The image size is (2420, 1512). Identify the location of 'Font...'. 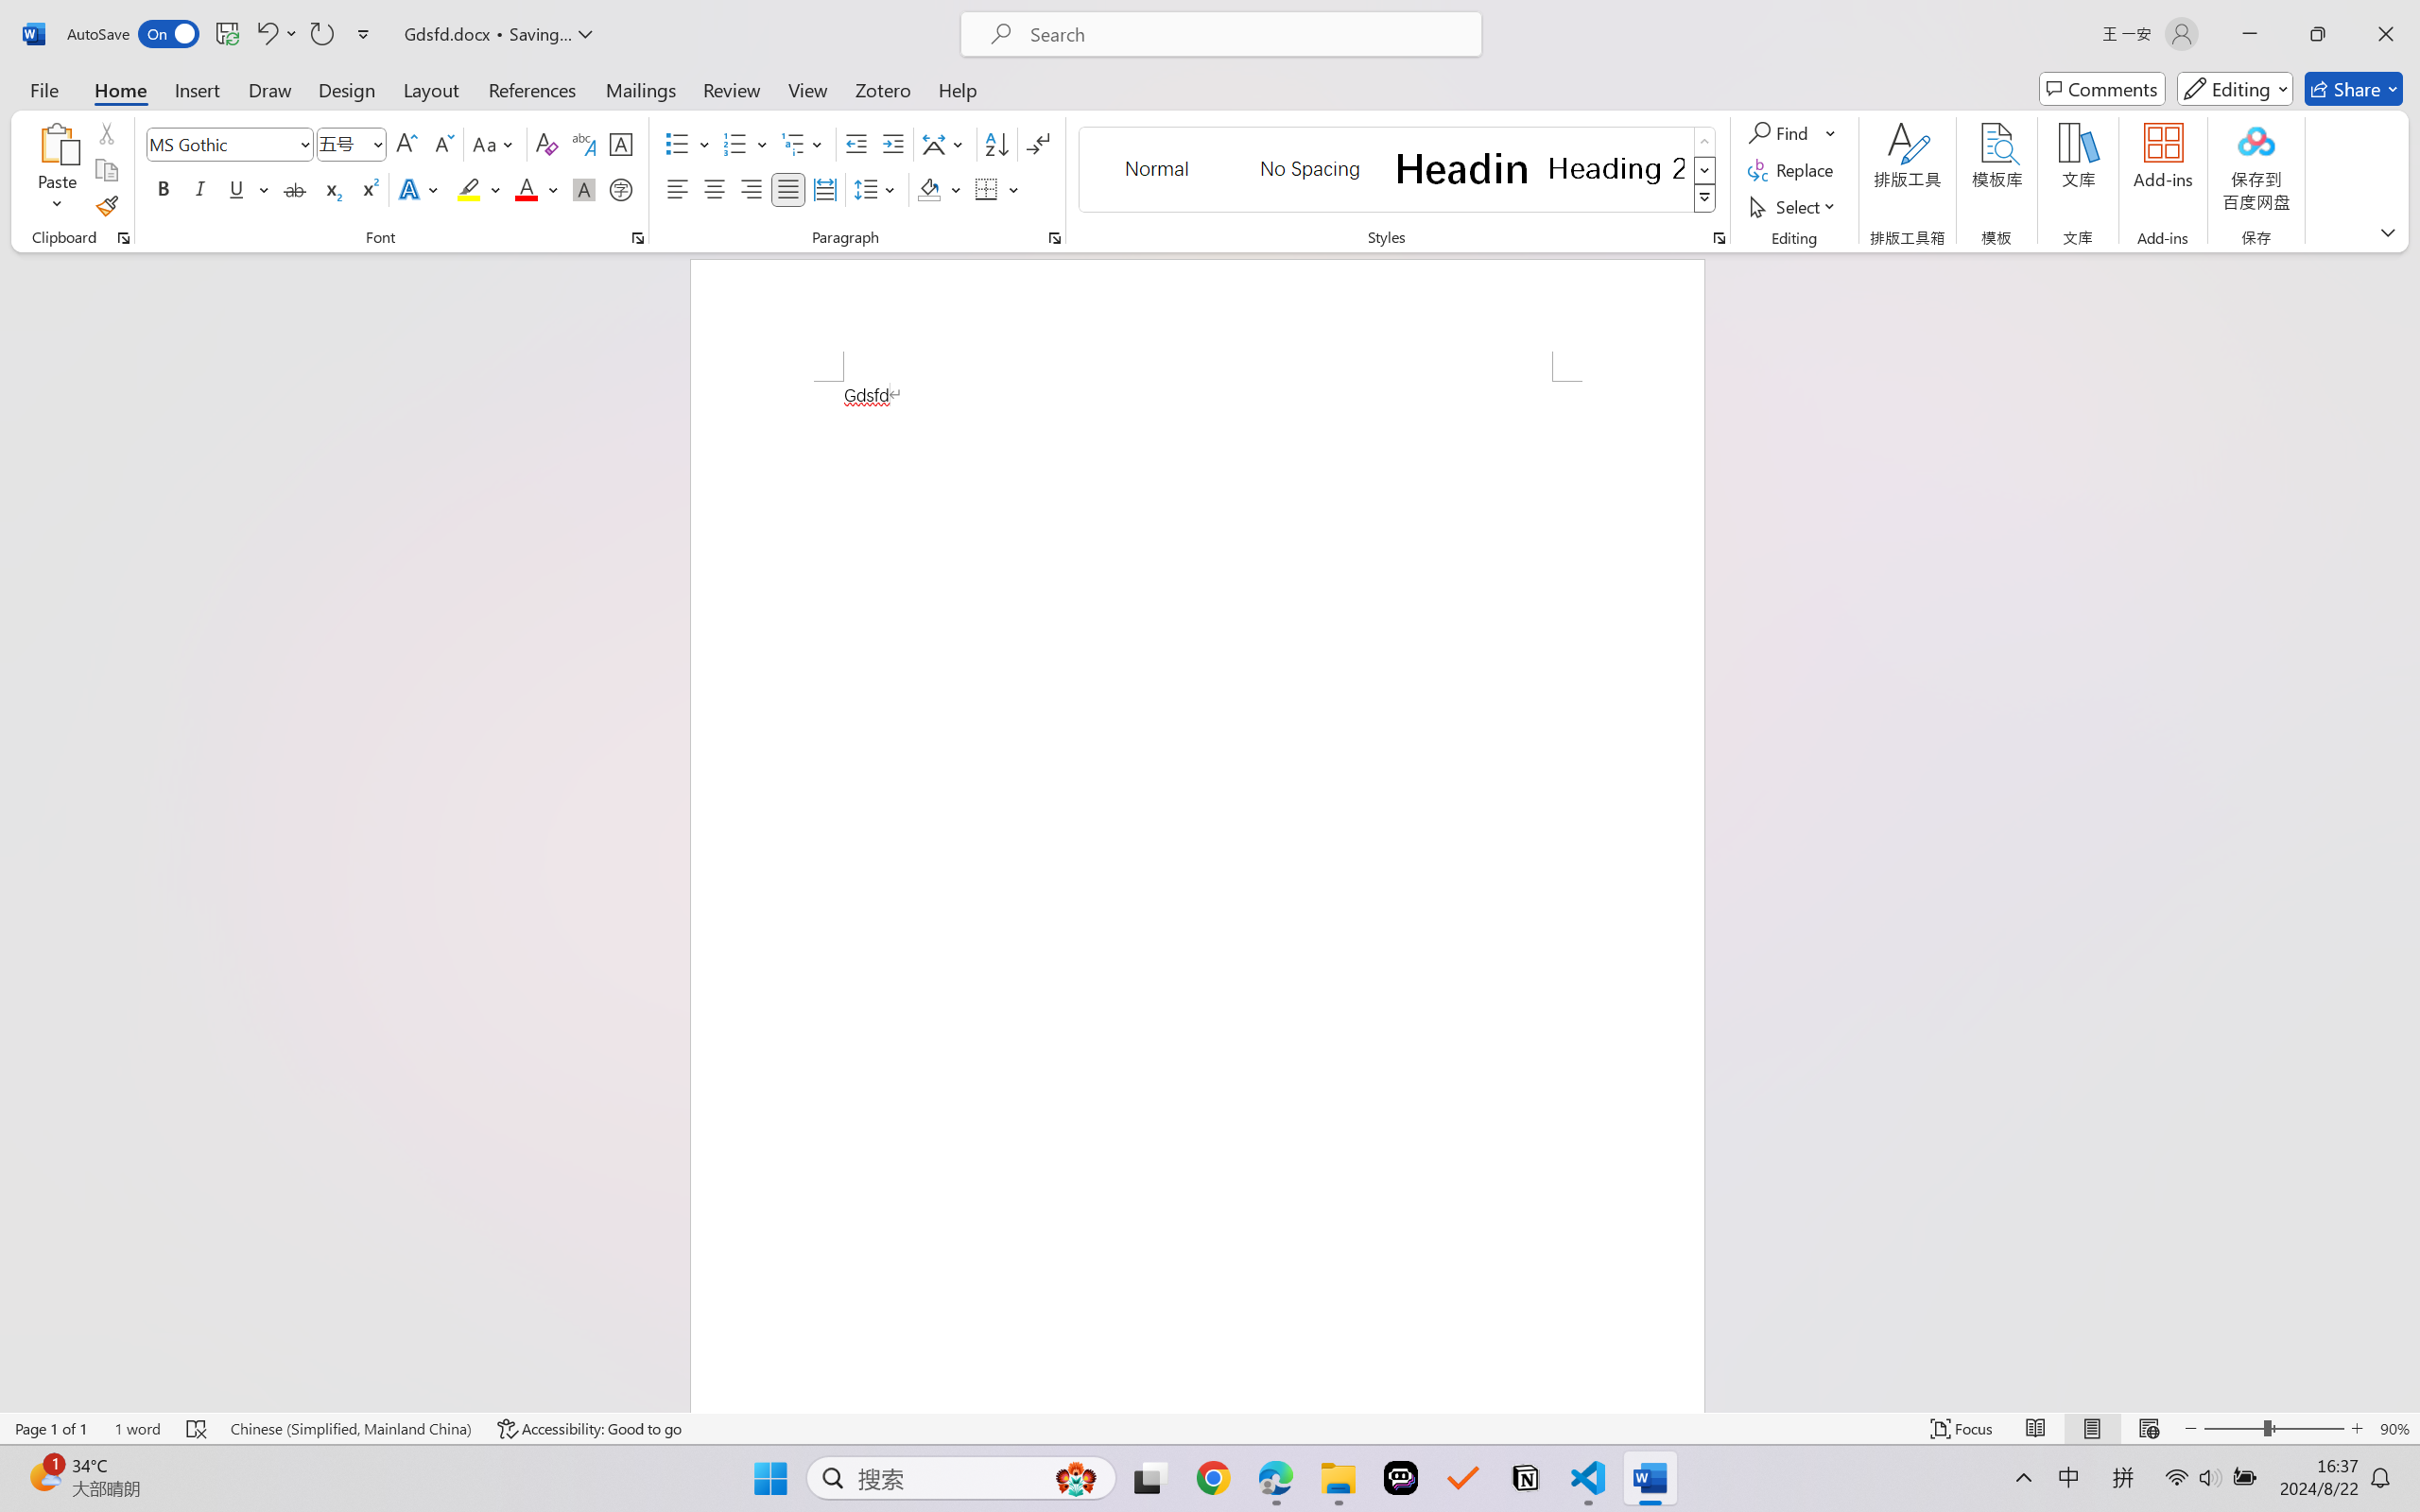
(637, 237).